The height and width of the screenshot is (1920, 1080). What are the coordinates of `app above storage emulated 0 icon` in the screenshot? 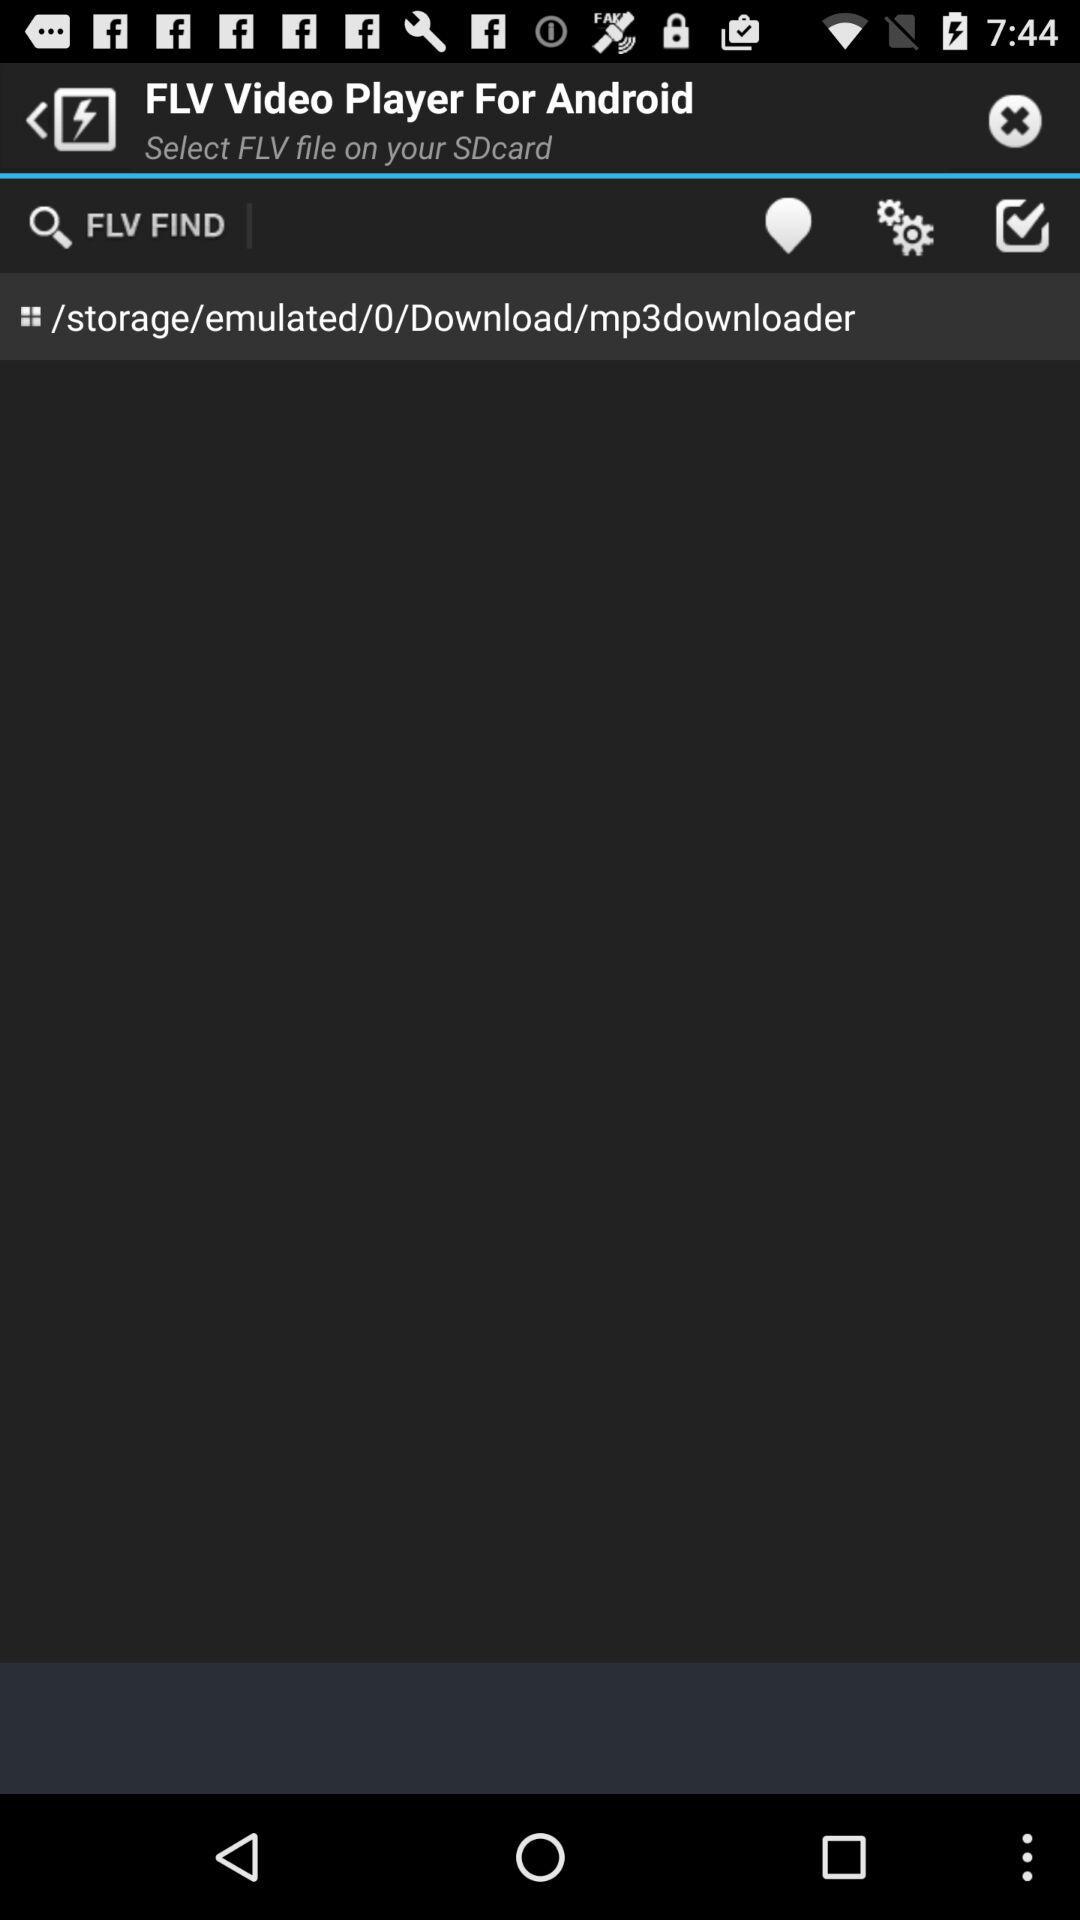 It's located at (904, 225).